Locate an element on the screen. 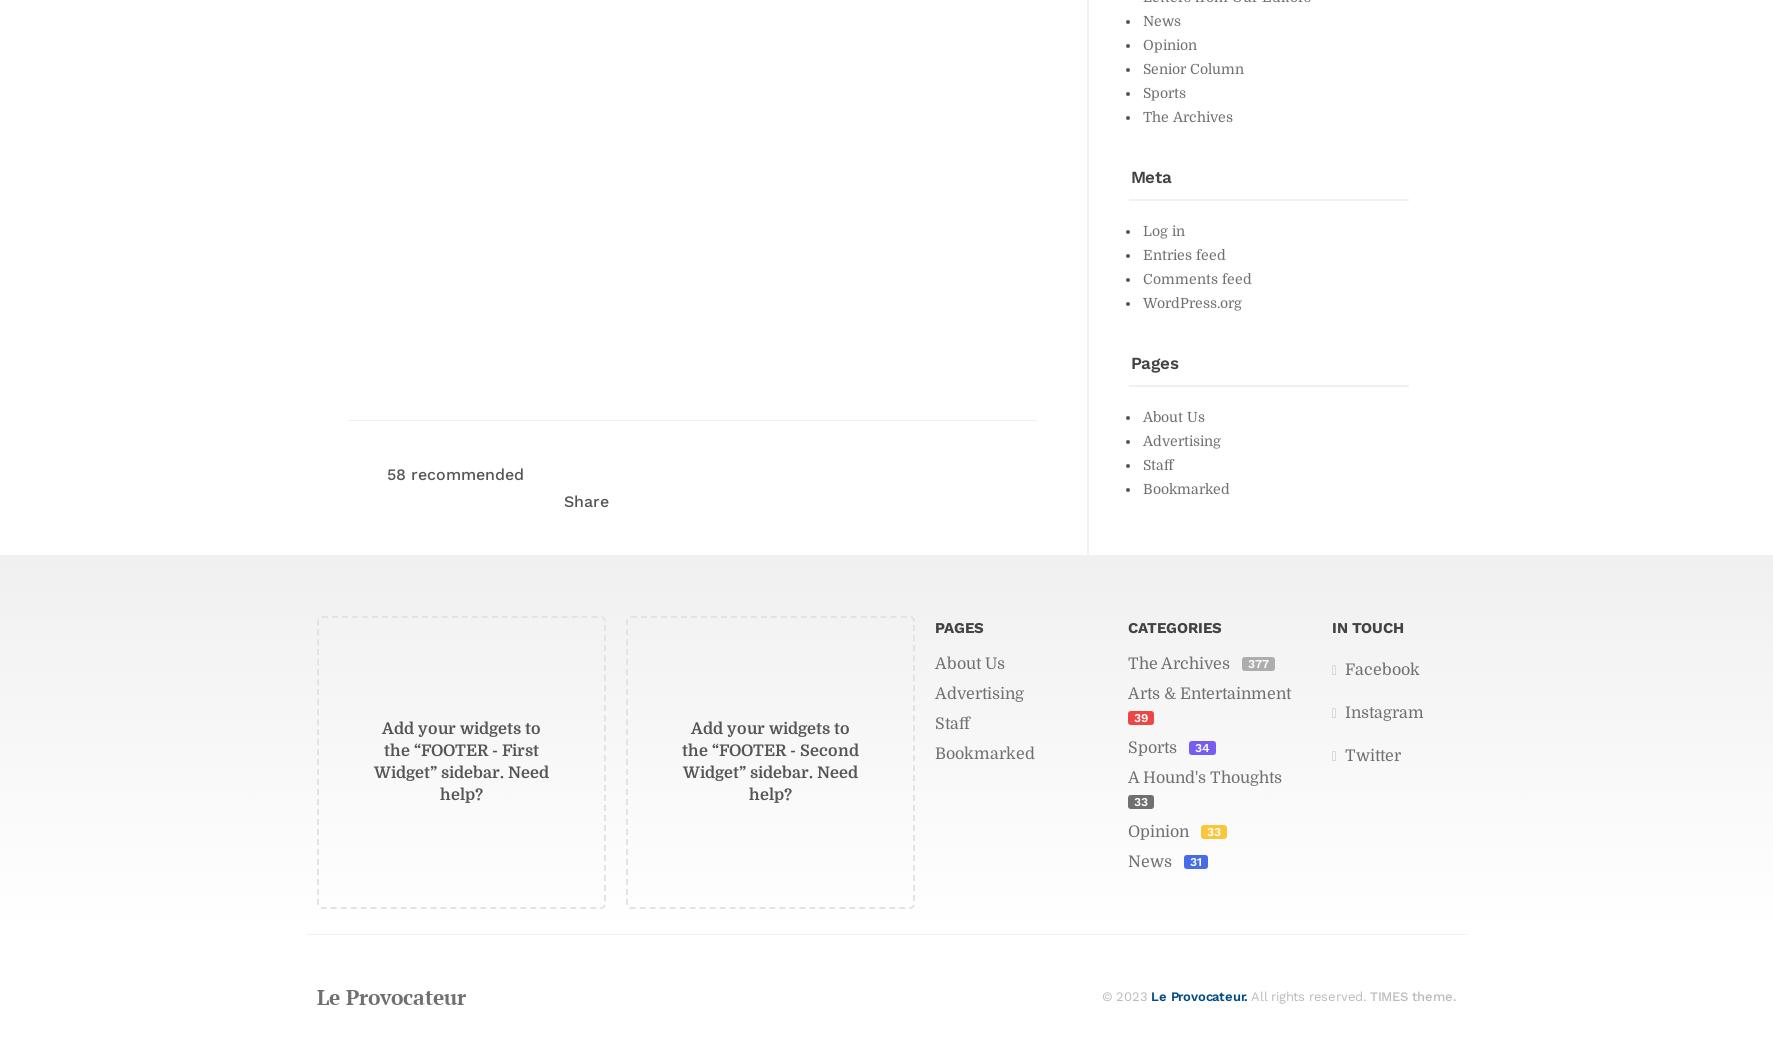 The height and width of the screenshot is (1054, 1773). 'Le Provo­ca­teur.' is located at coordinates (1198, 995).